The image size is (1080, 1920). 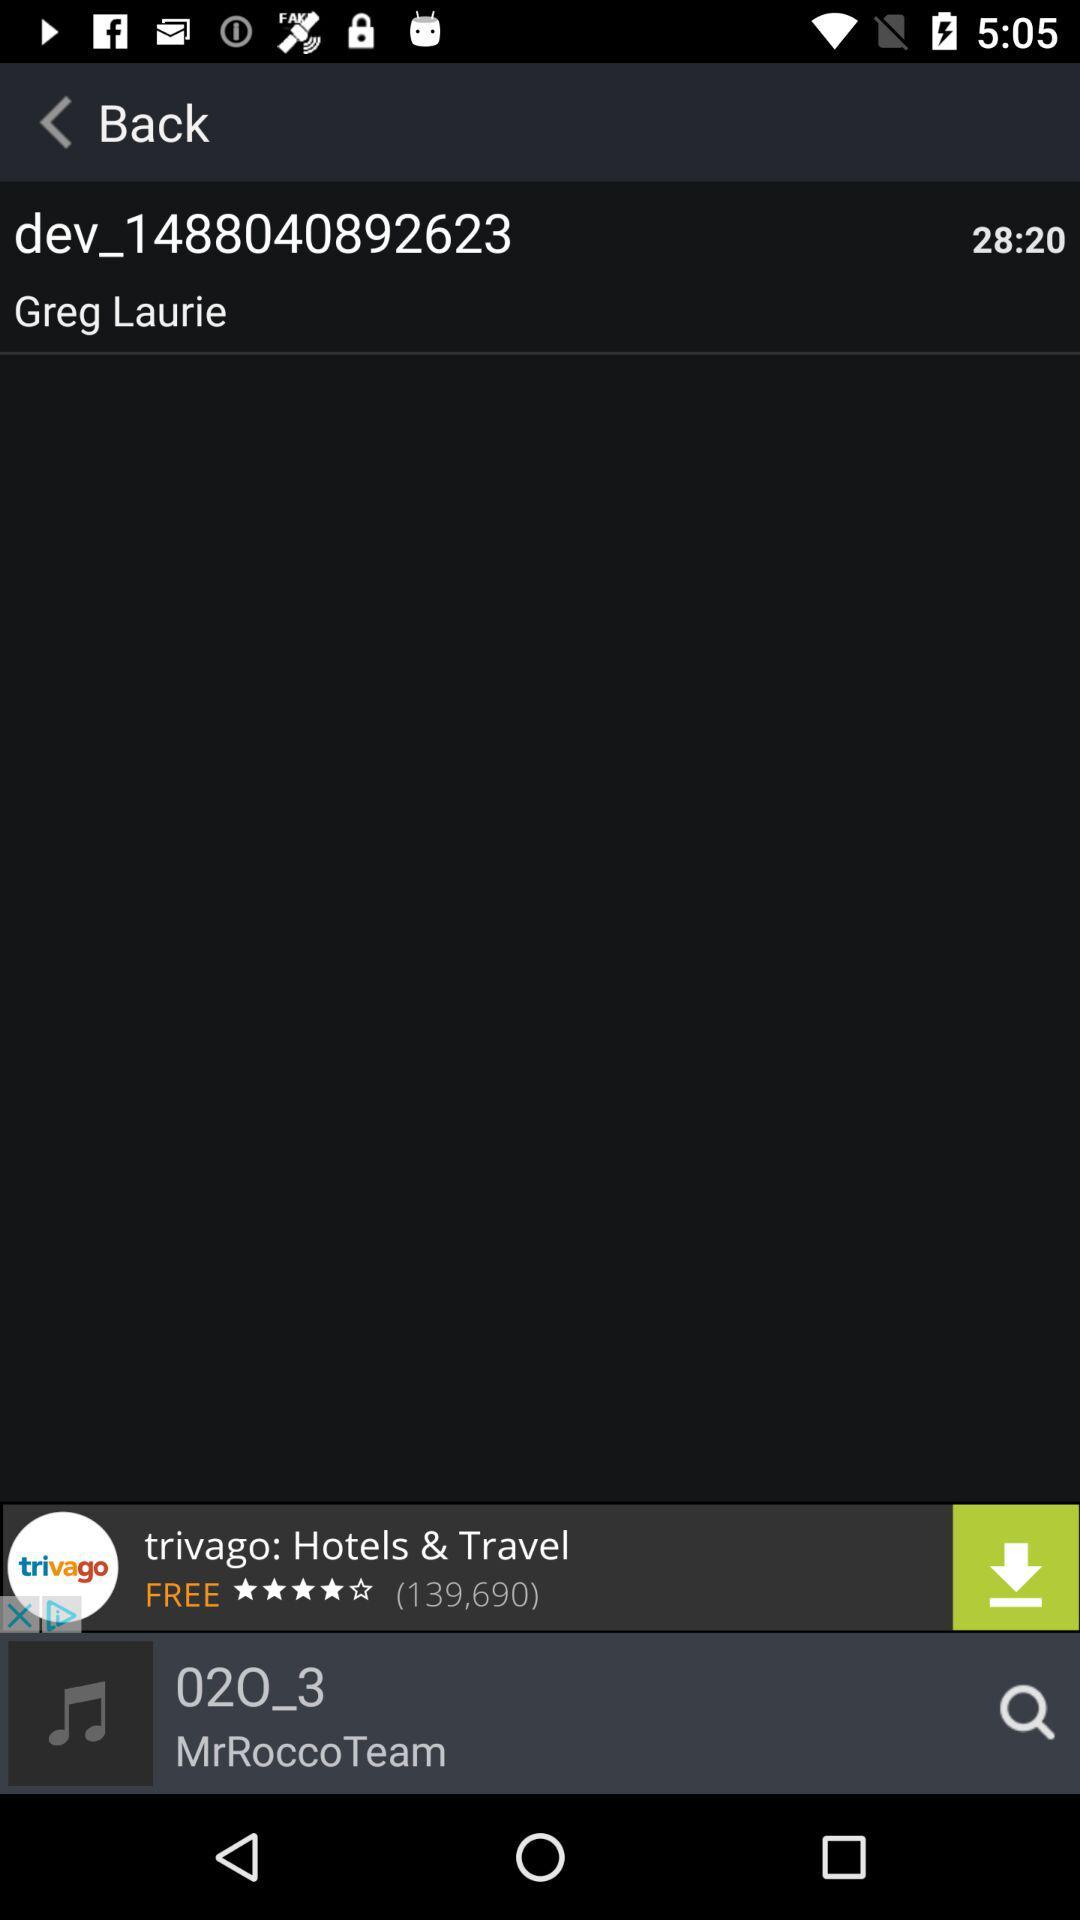 I want to click on search music, so click(x=1021, y=1712).